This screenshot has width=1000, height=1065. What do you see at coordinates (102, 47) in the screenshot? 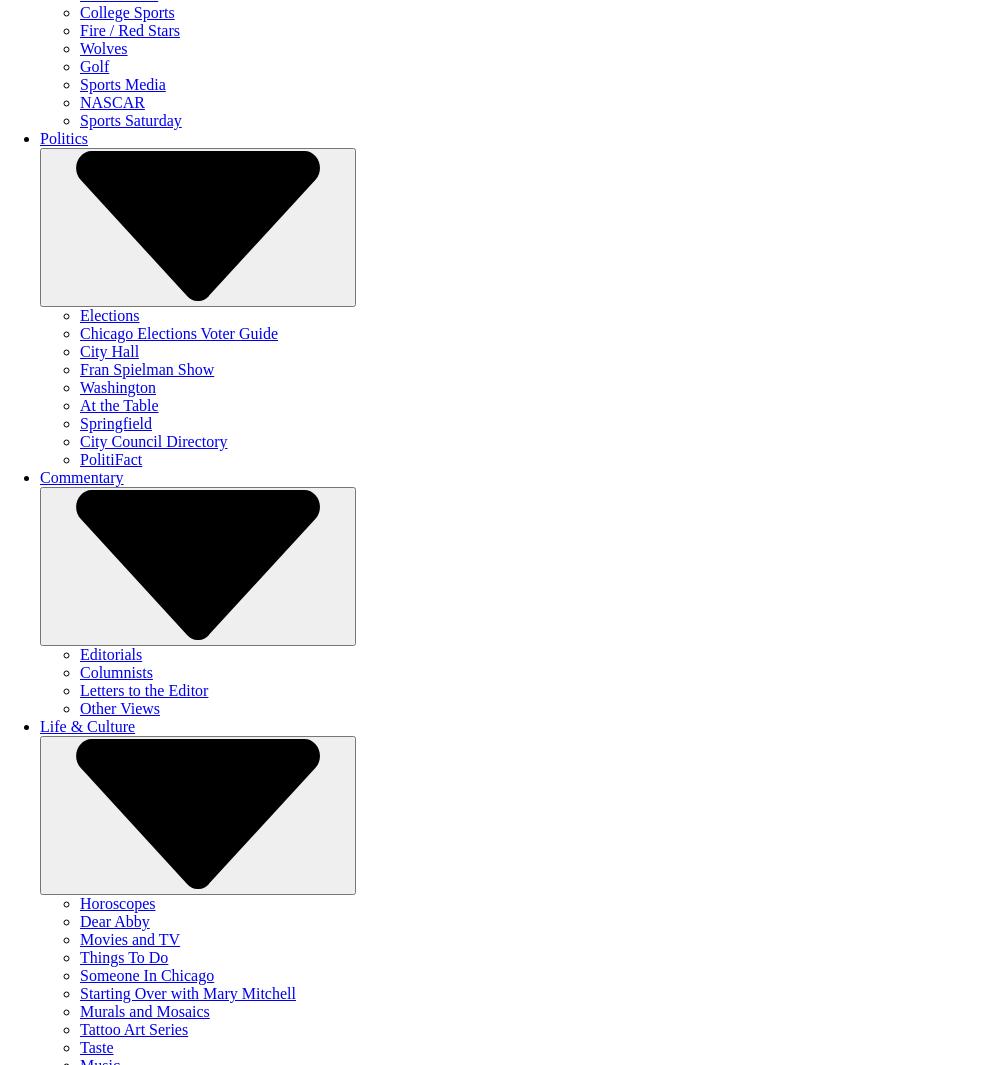
I see `'Wolves'` at bounding box center [102, 47].